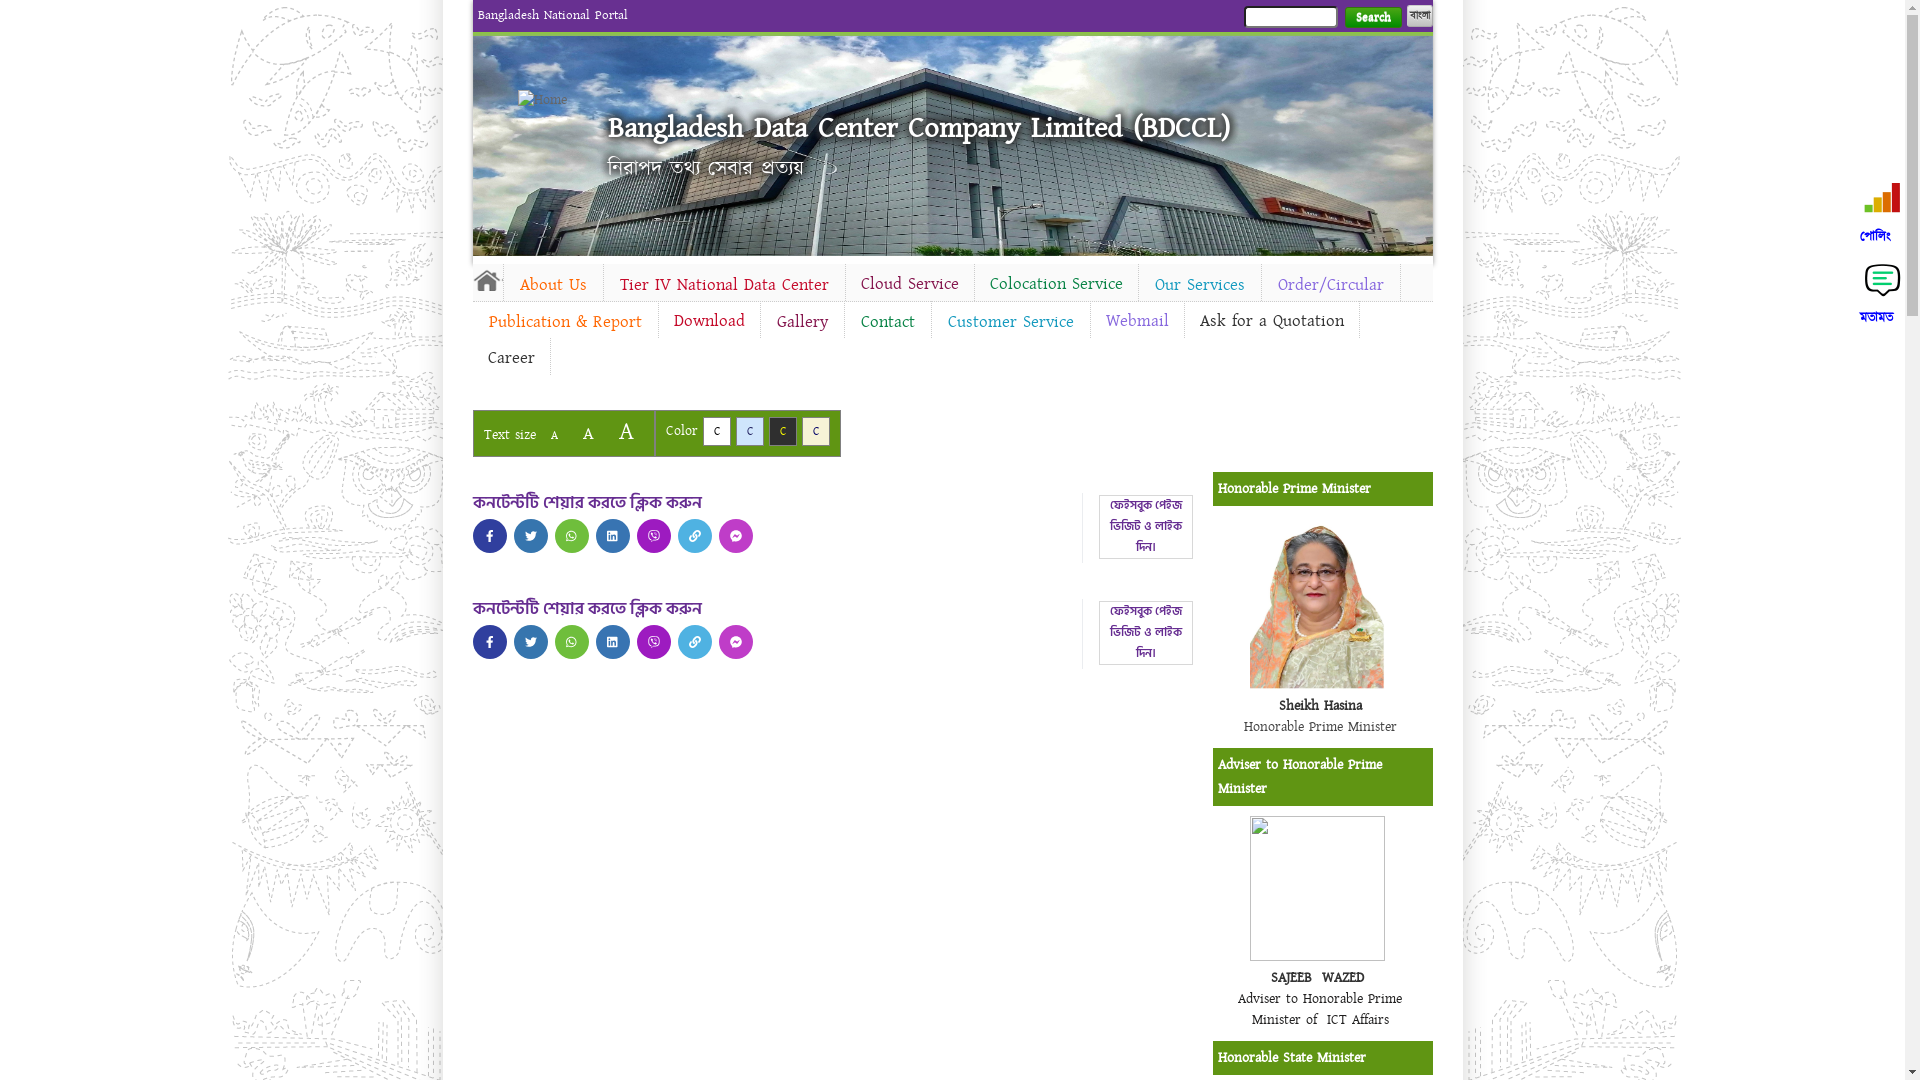 The width and height of the screenshot is (1920, 1080). What do you see at coordinates (723, 285) in the screenshot?
I see `'Tier IV National Data Center'` at bounding box center [723, 285].